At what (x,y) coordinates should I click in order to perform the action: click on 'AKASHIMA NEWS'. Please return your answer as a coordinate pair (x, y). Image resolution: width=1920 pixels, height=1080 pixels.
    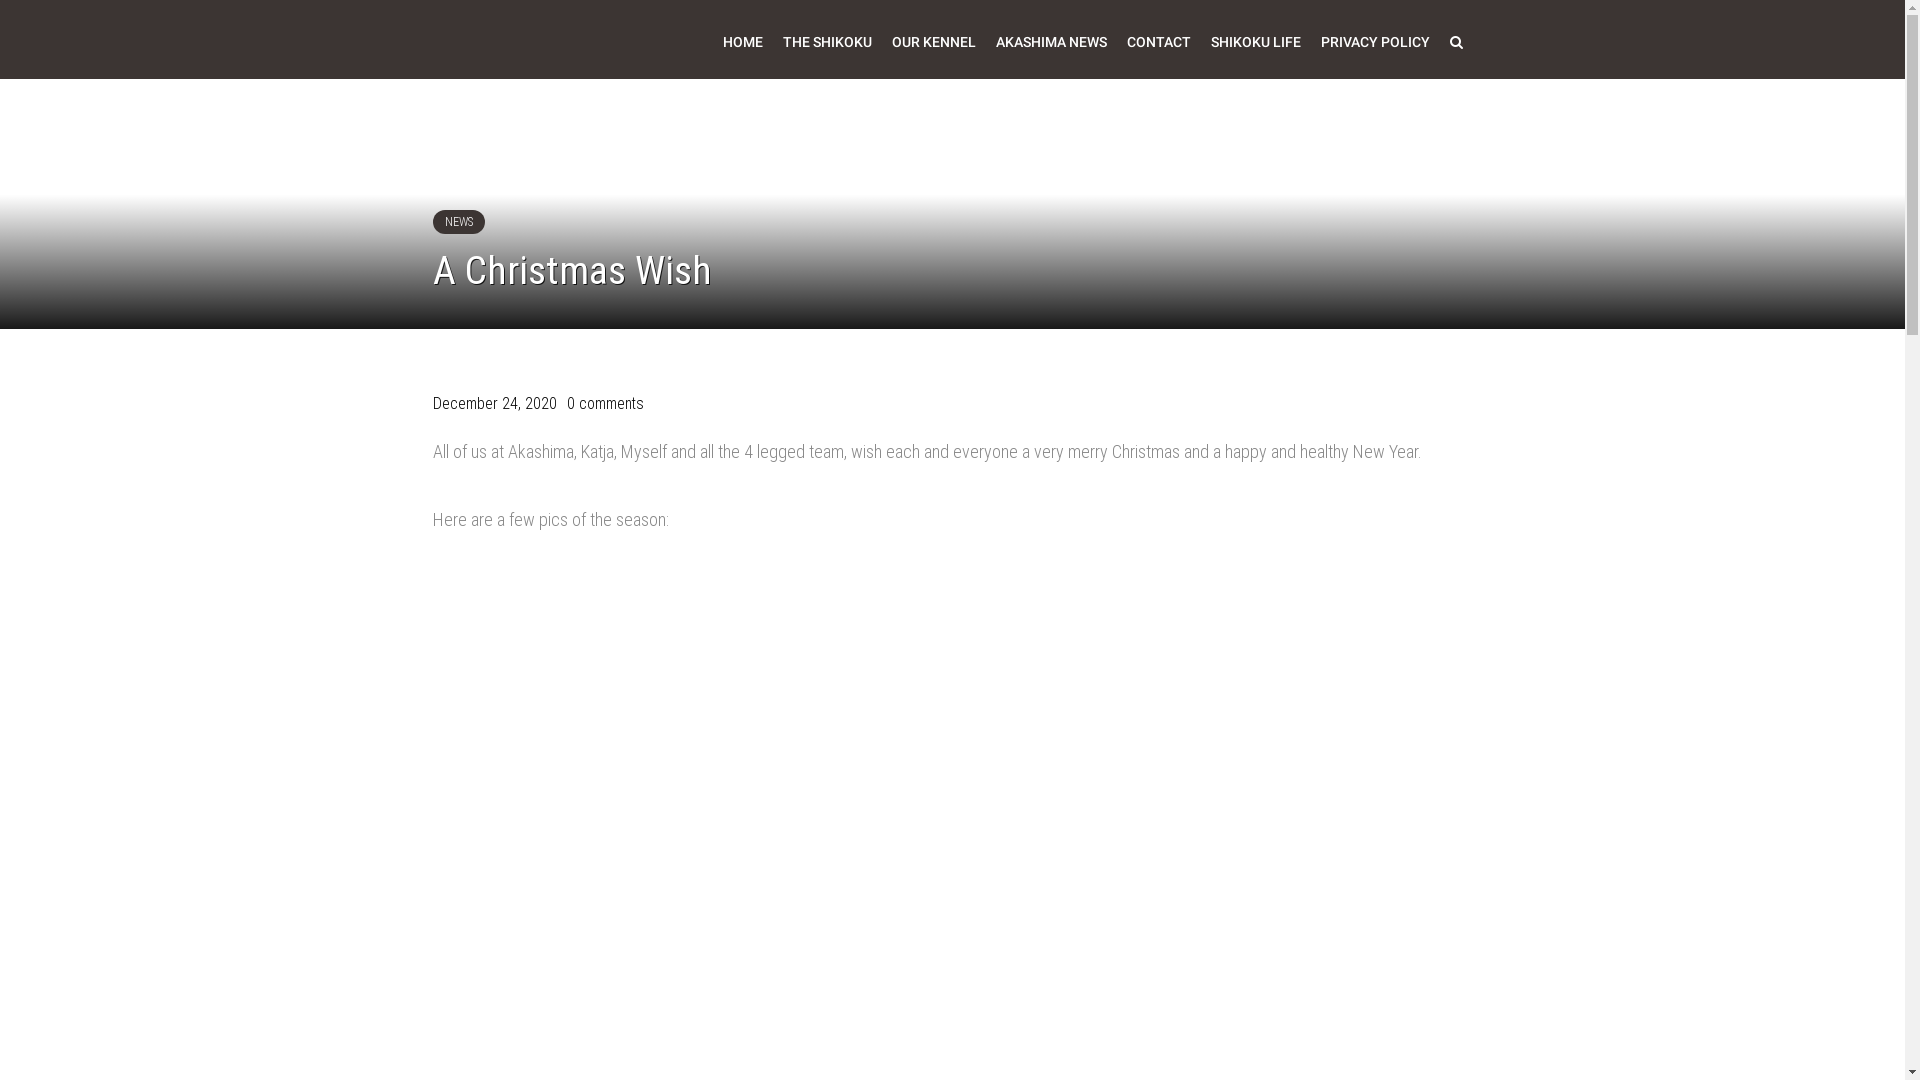
    Looking at the image, I should click on (1050, 42).